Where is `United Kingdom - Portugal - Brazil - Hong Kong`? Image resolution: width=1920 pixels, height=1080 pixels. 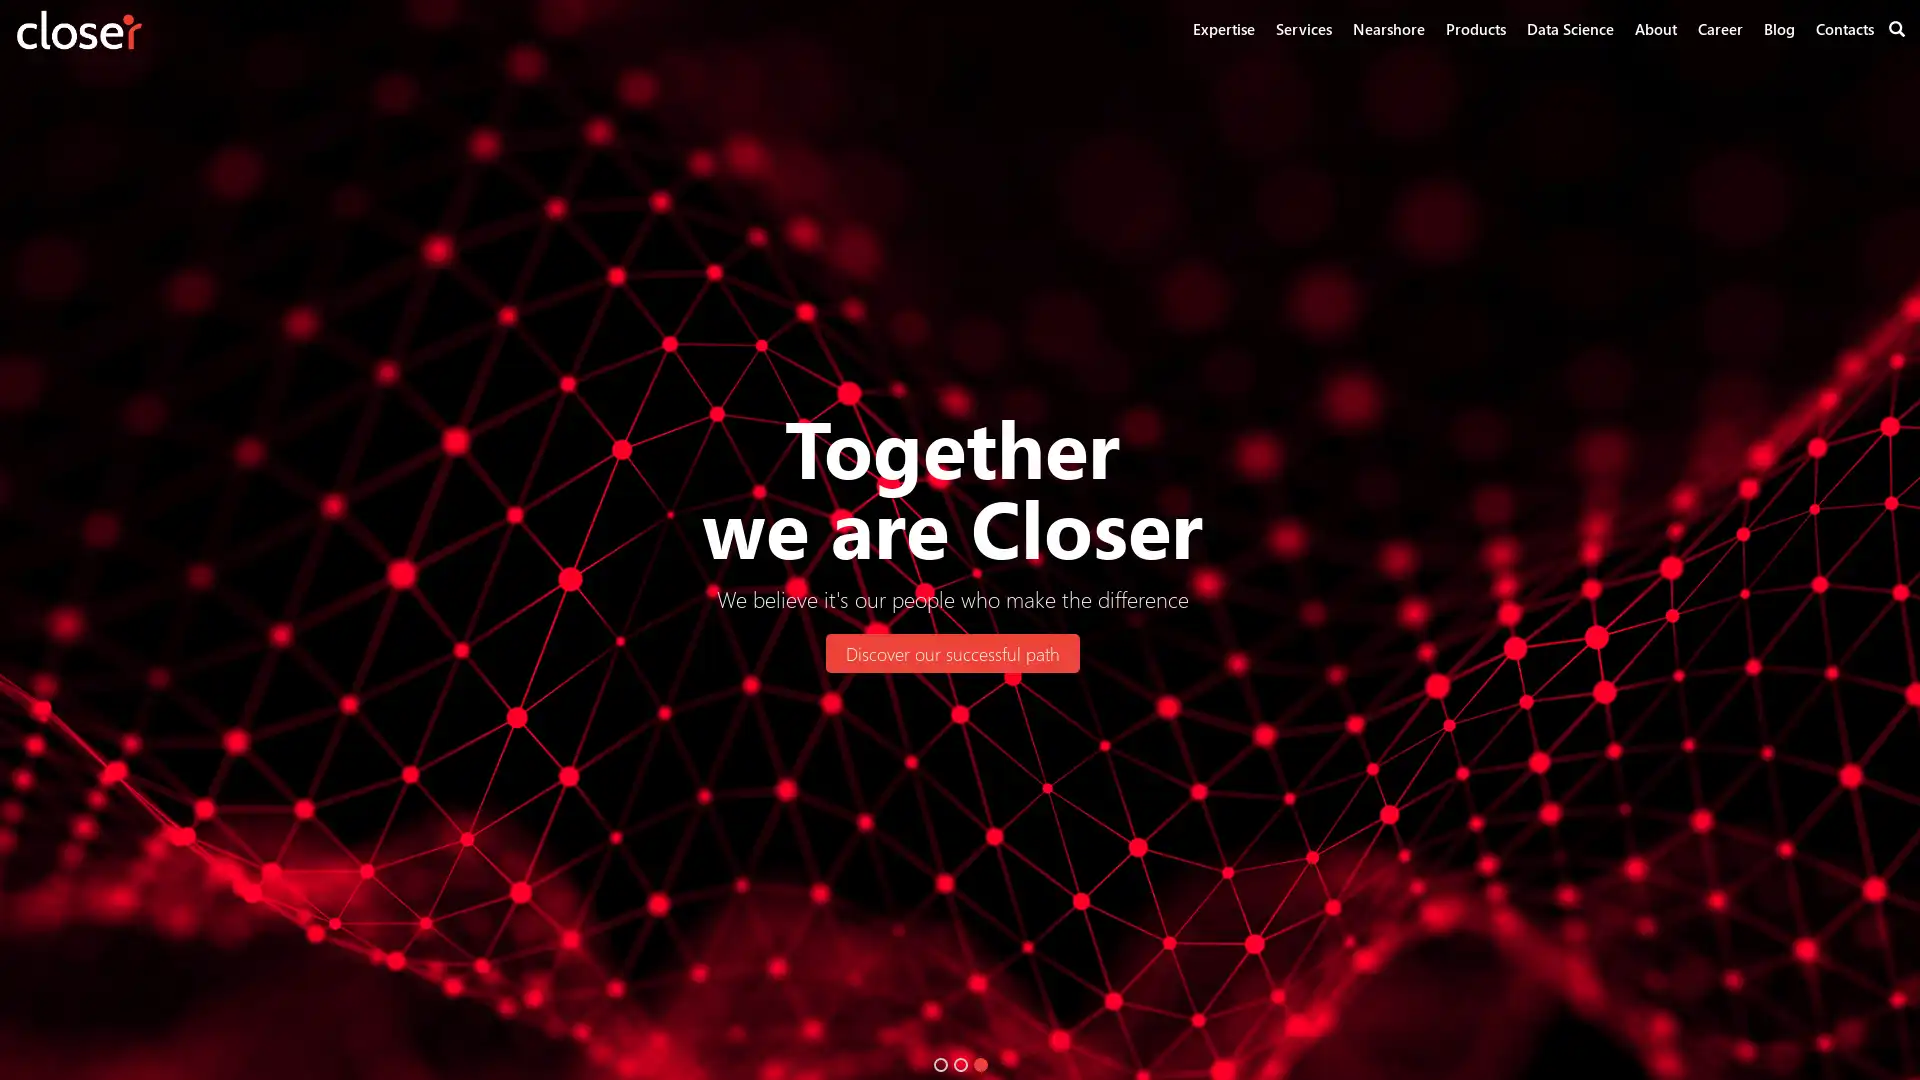 United Kingdom - Portugal - Brazil - Hong Kong is located at coordinates (626, 653).